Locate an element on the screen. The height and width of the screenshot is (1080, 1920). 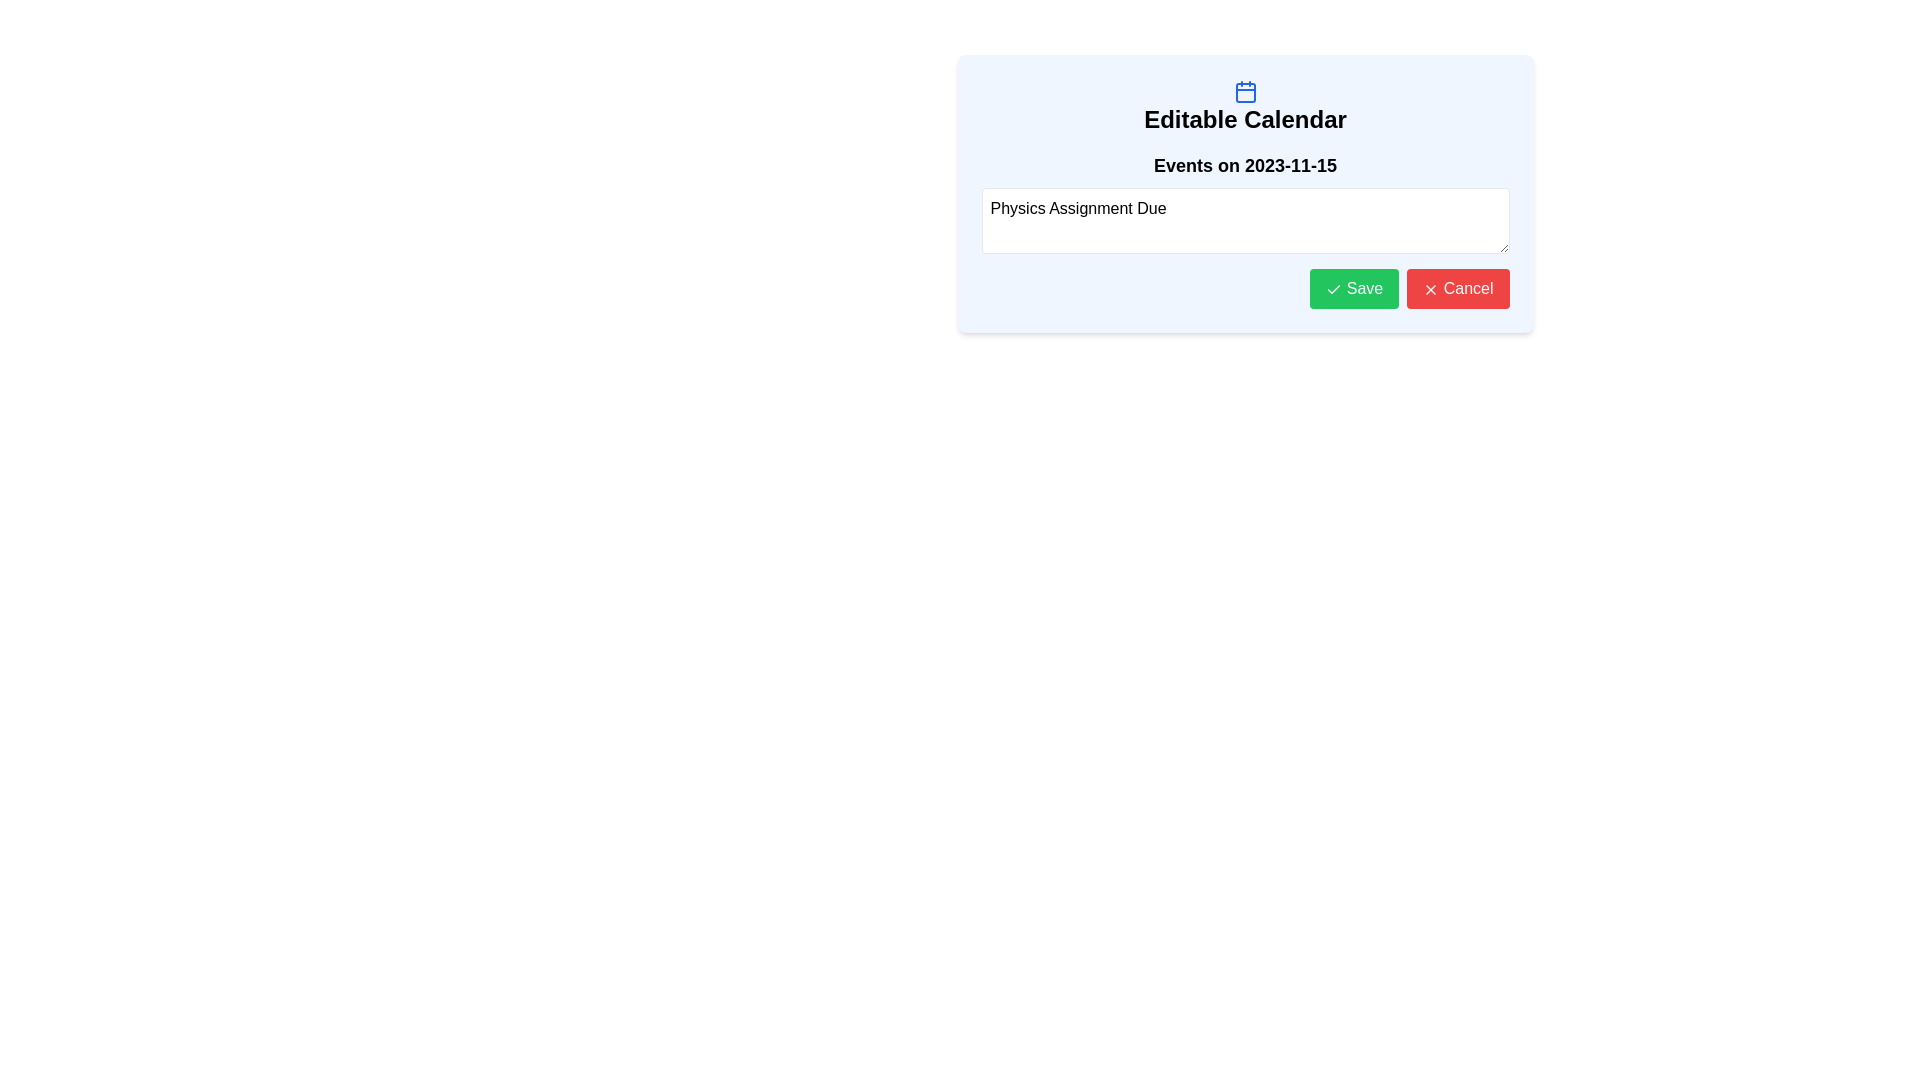
the small green checkmark icon located to the left of the 'Save' button, which has a transparent background and is outlined in green is located at coordinates (1334, 289).